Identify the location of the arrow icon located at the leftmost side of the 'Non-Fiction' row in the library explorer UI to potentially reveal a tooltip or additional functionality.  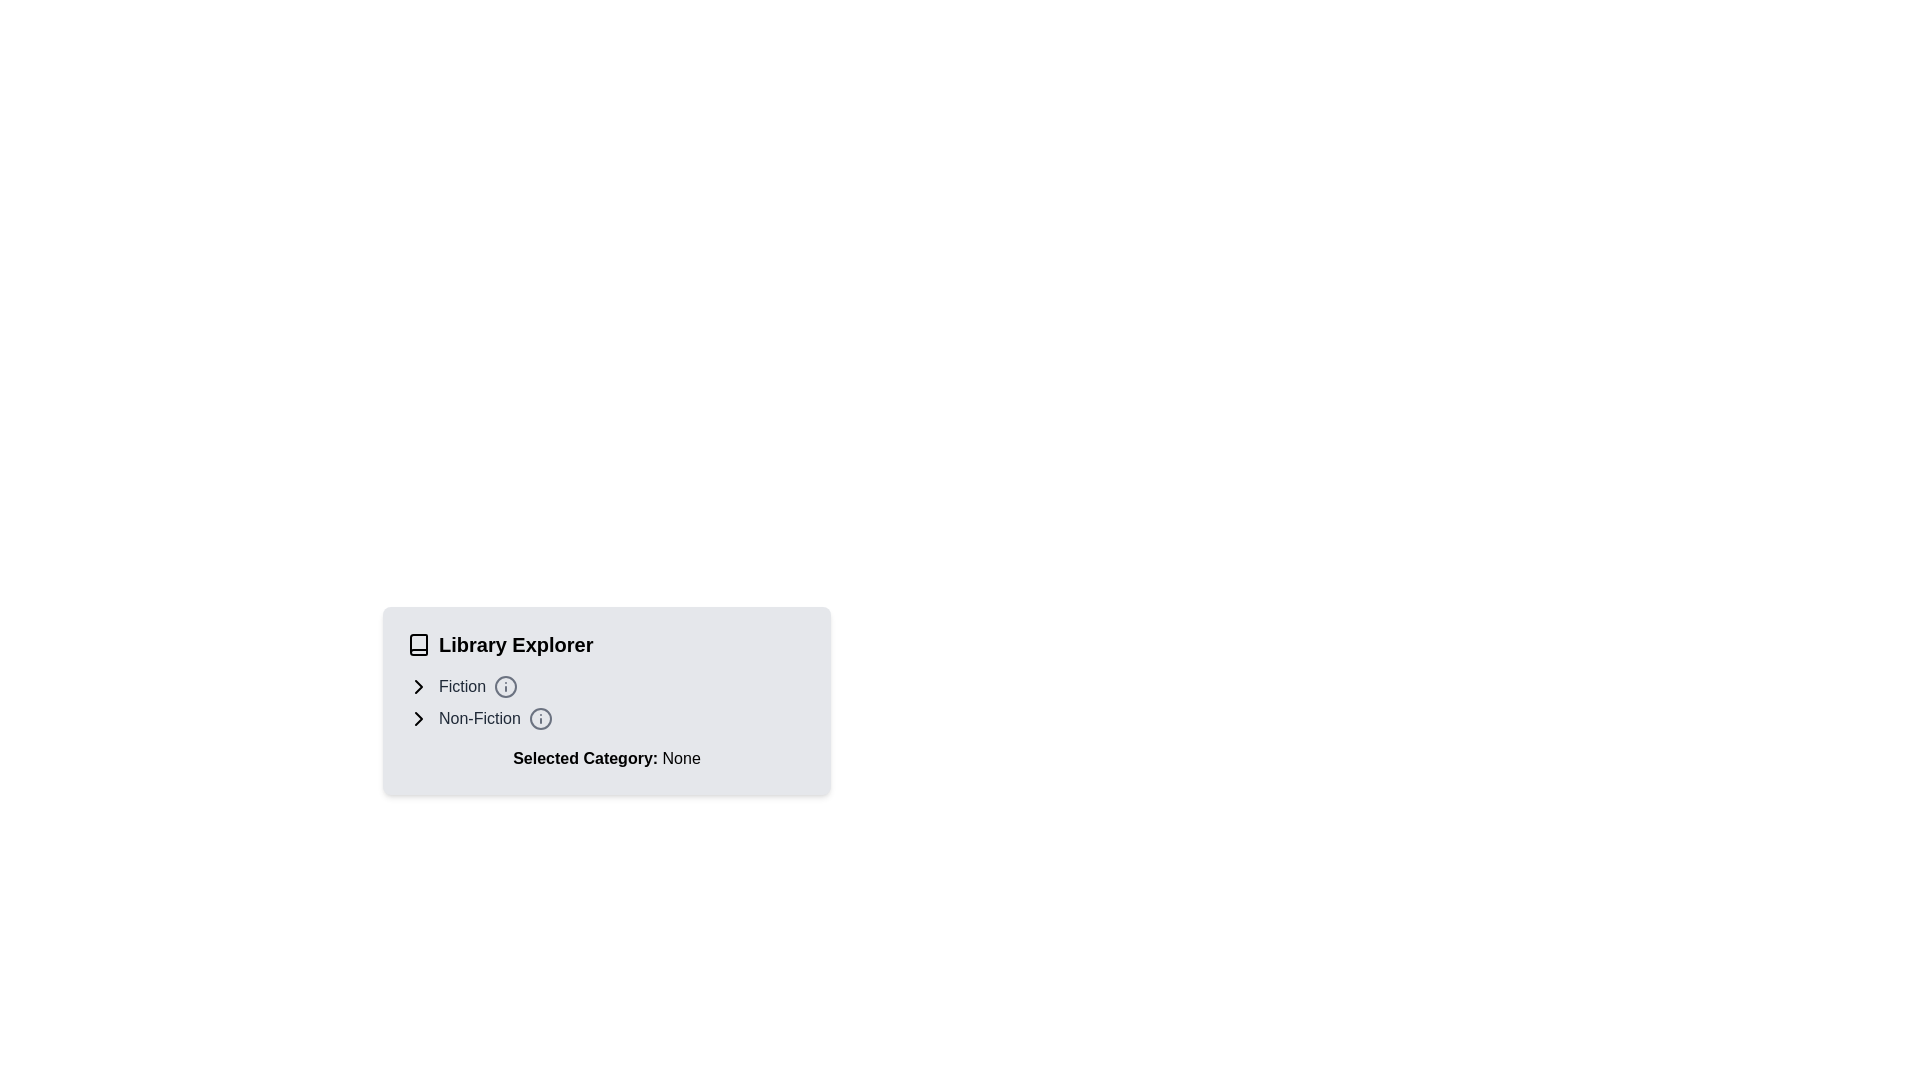
(417, 717).